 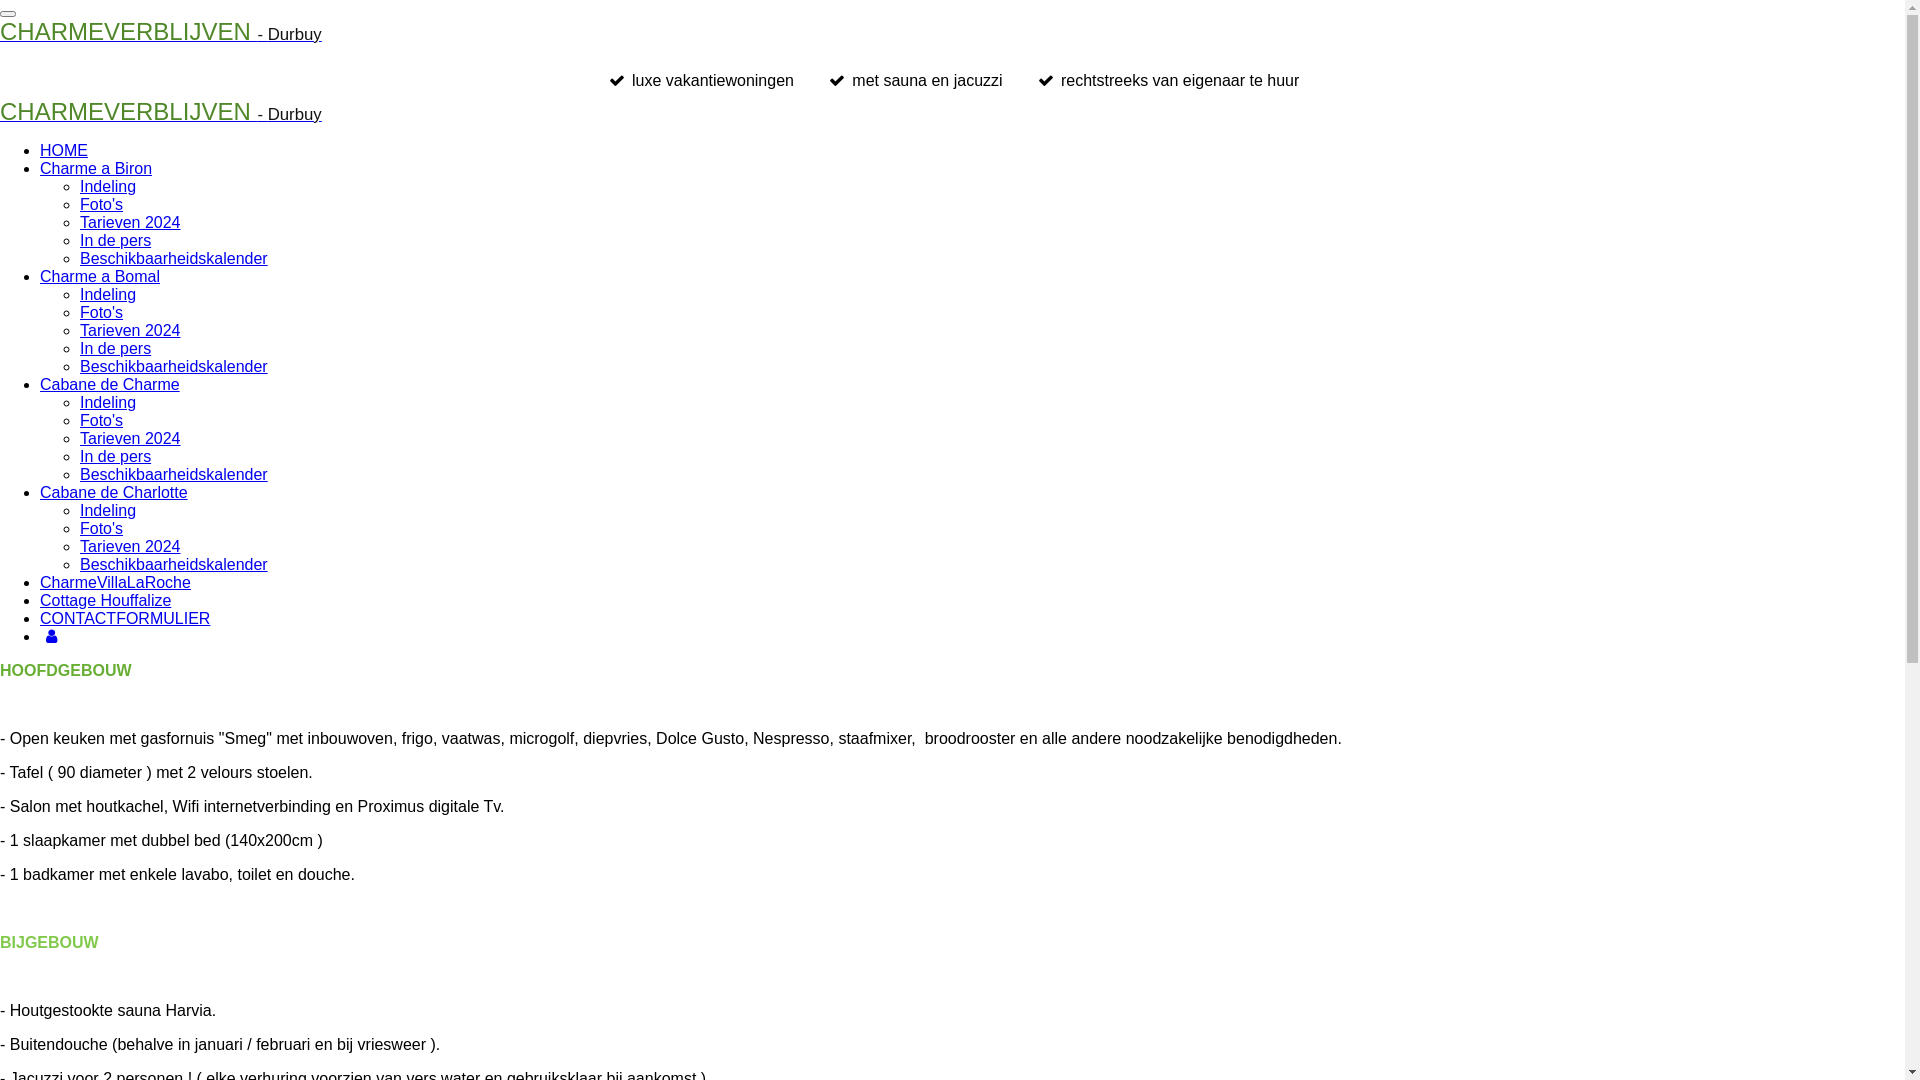 I want to click on 'In de pers', so click(x=114, y=239).